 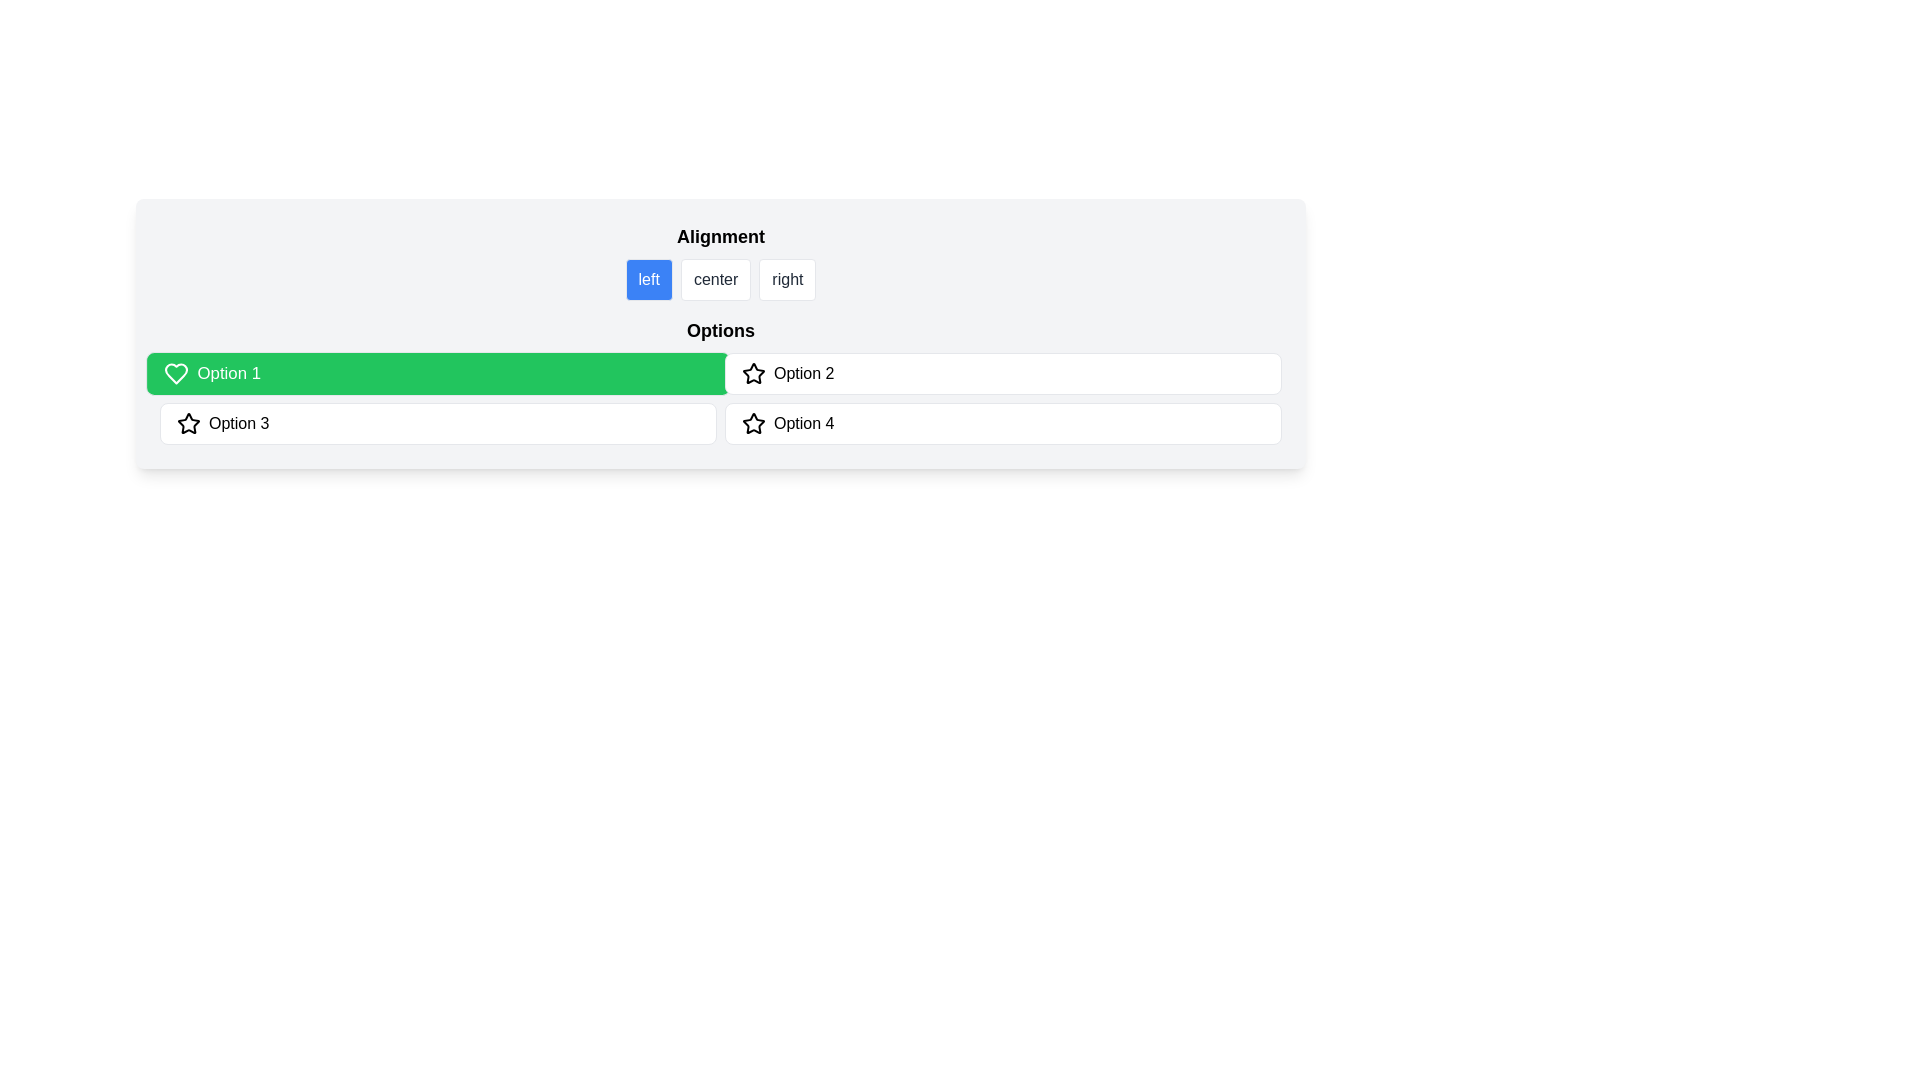 I want to click on the 'Option 4' button located at the bottom-right corner of the two-by-two grid of options, so click(x=1003, y=423).